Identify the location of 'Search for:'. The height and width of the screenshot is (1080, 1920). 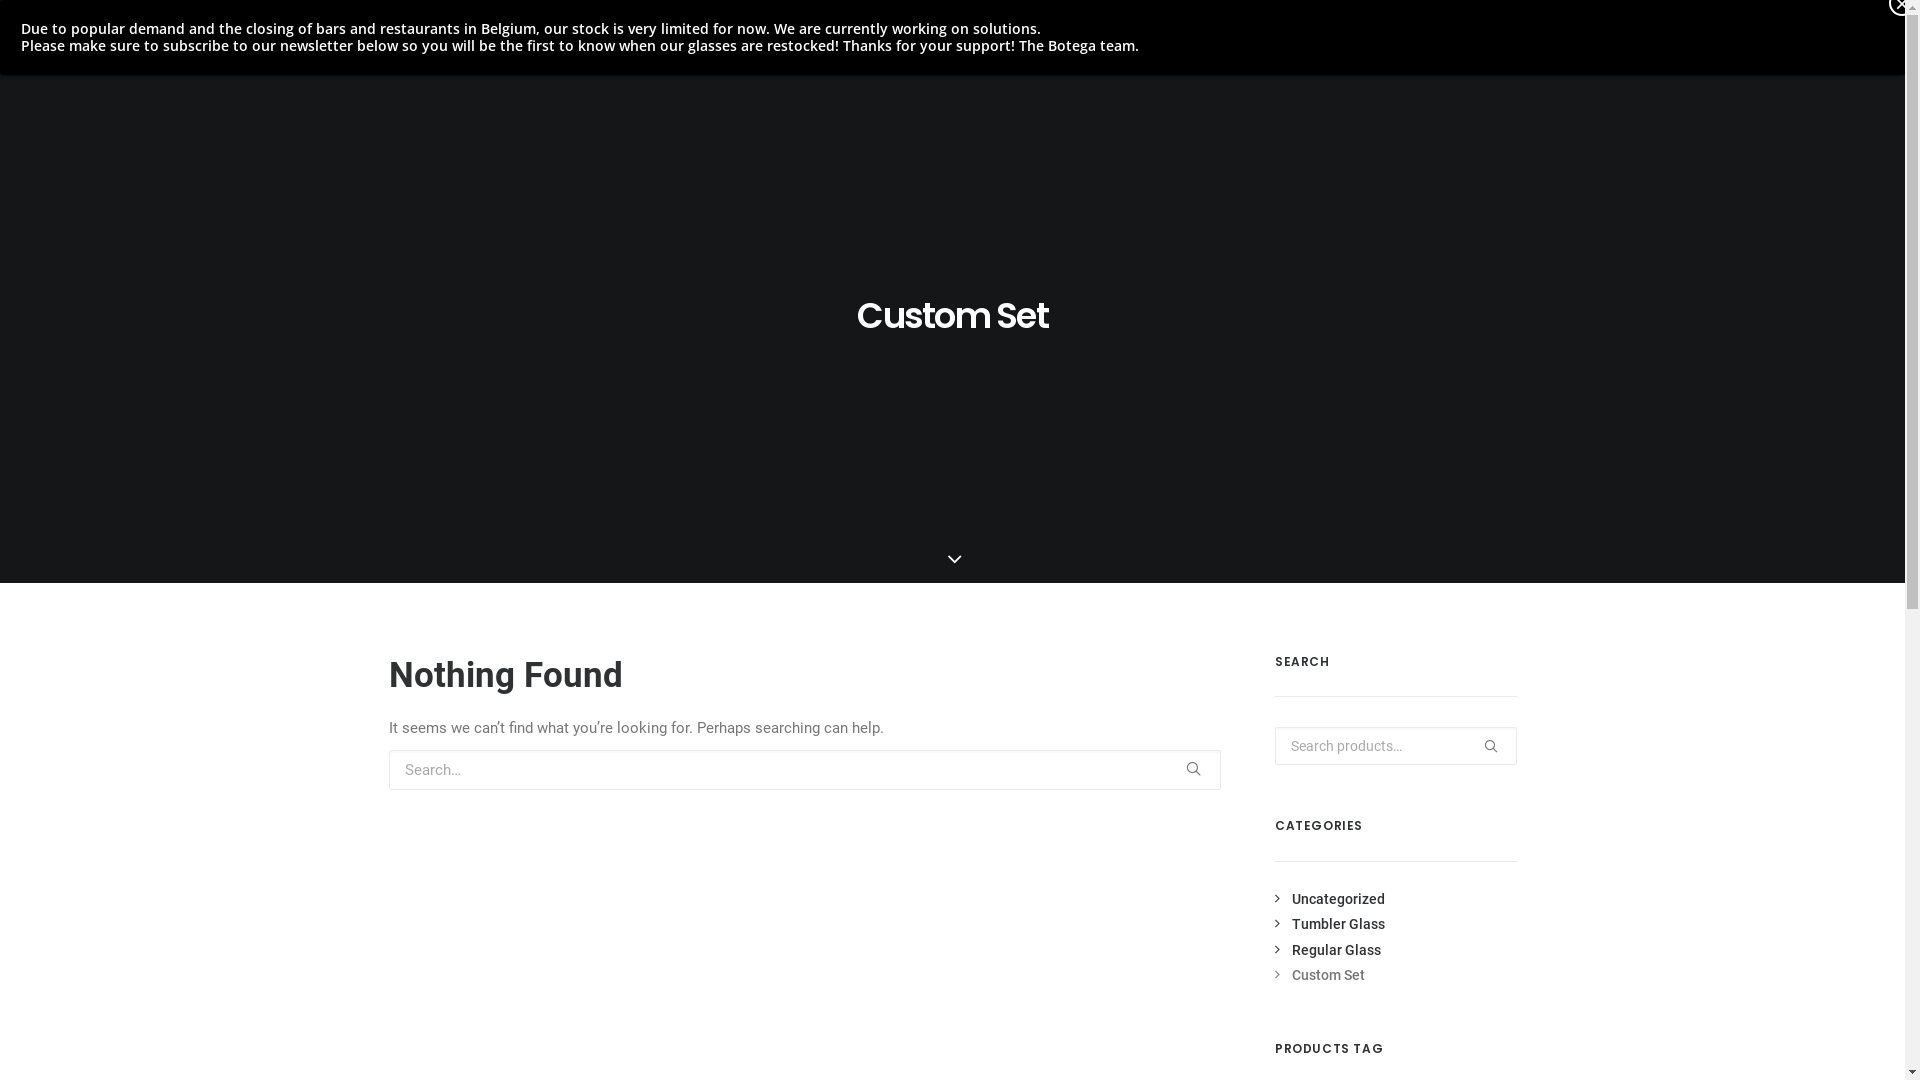
(804, 769).